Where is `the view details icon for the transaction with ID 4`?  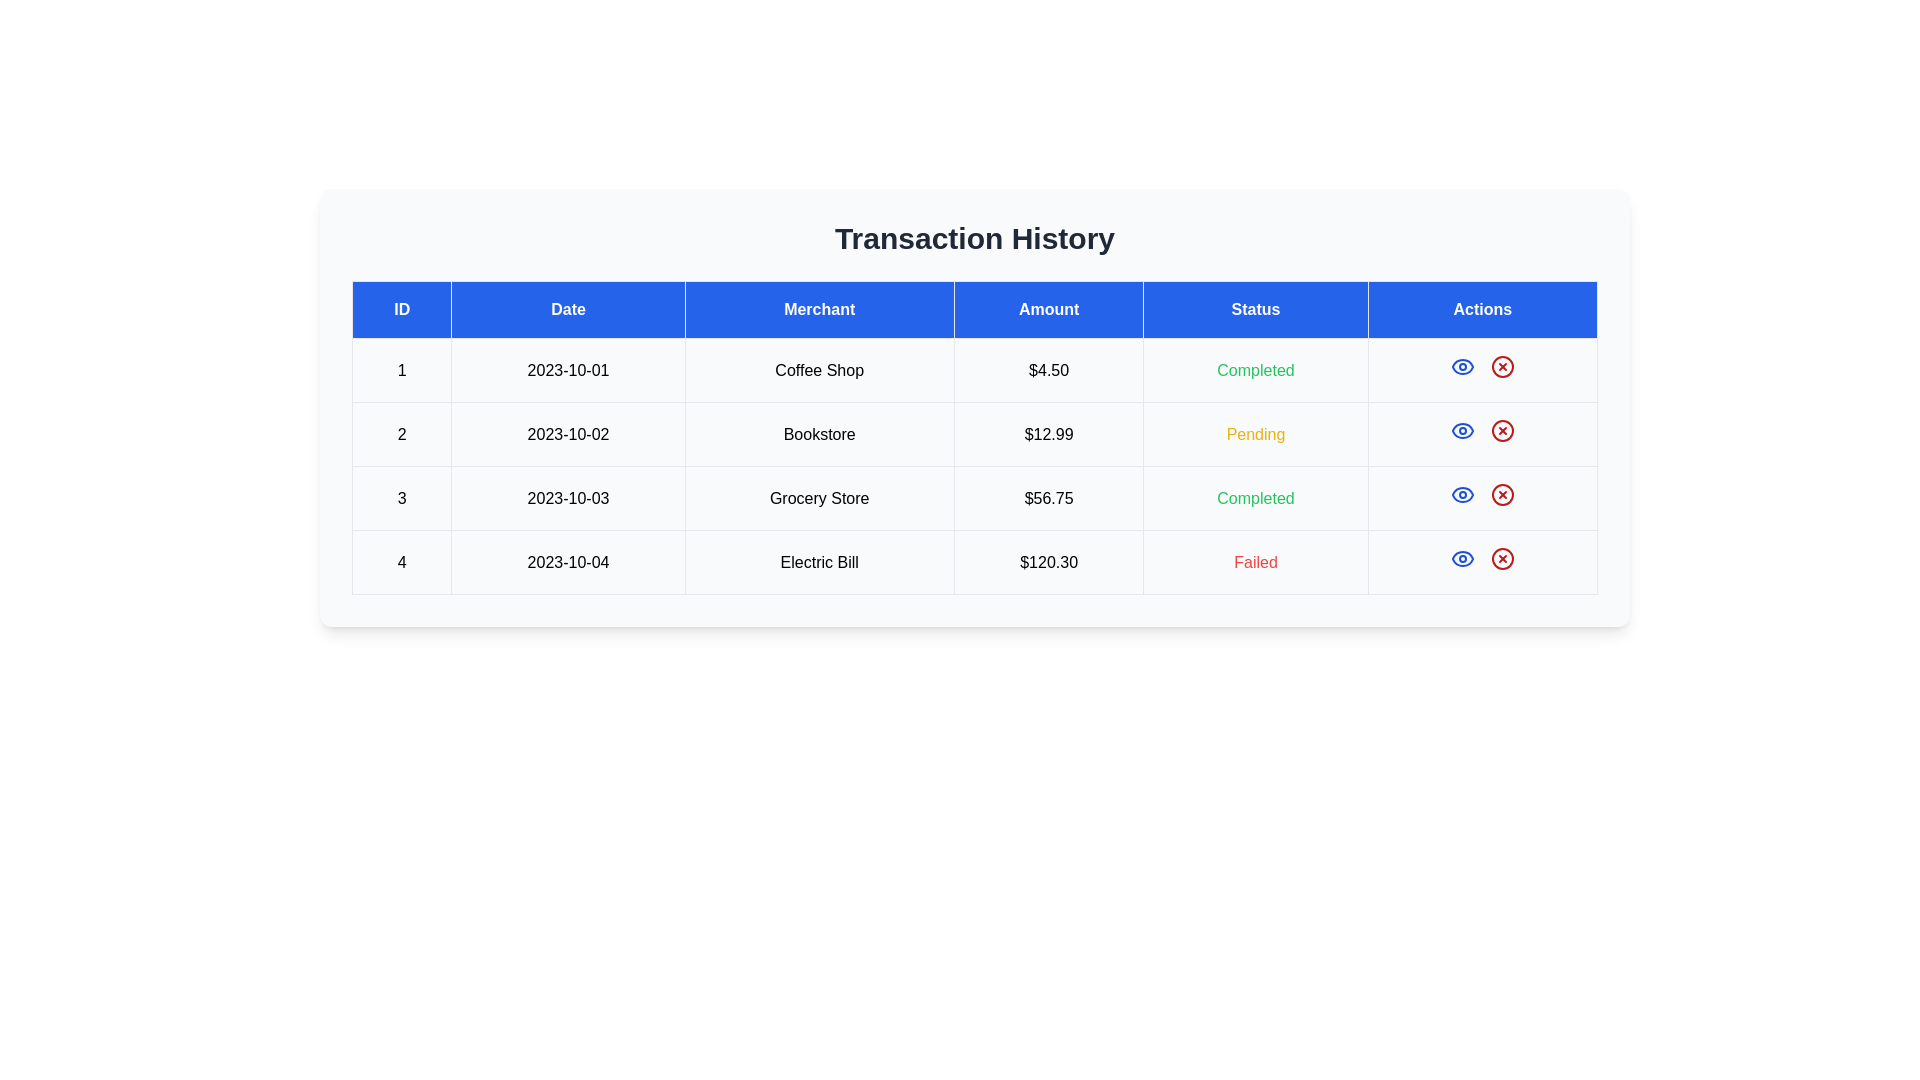
the view details icon for the transaction with ID 4 is located at coordinates (1462, 559).